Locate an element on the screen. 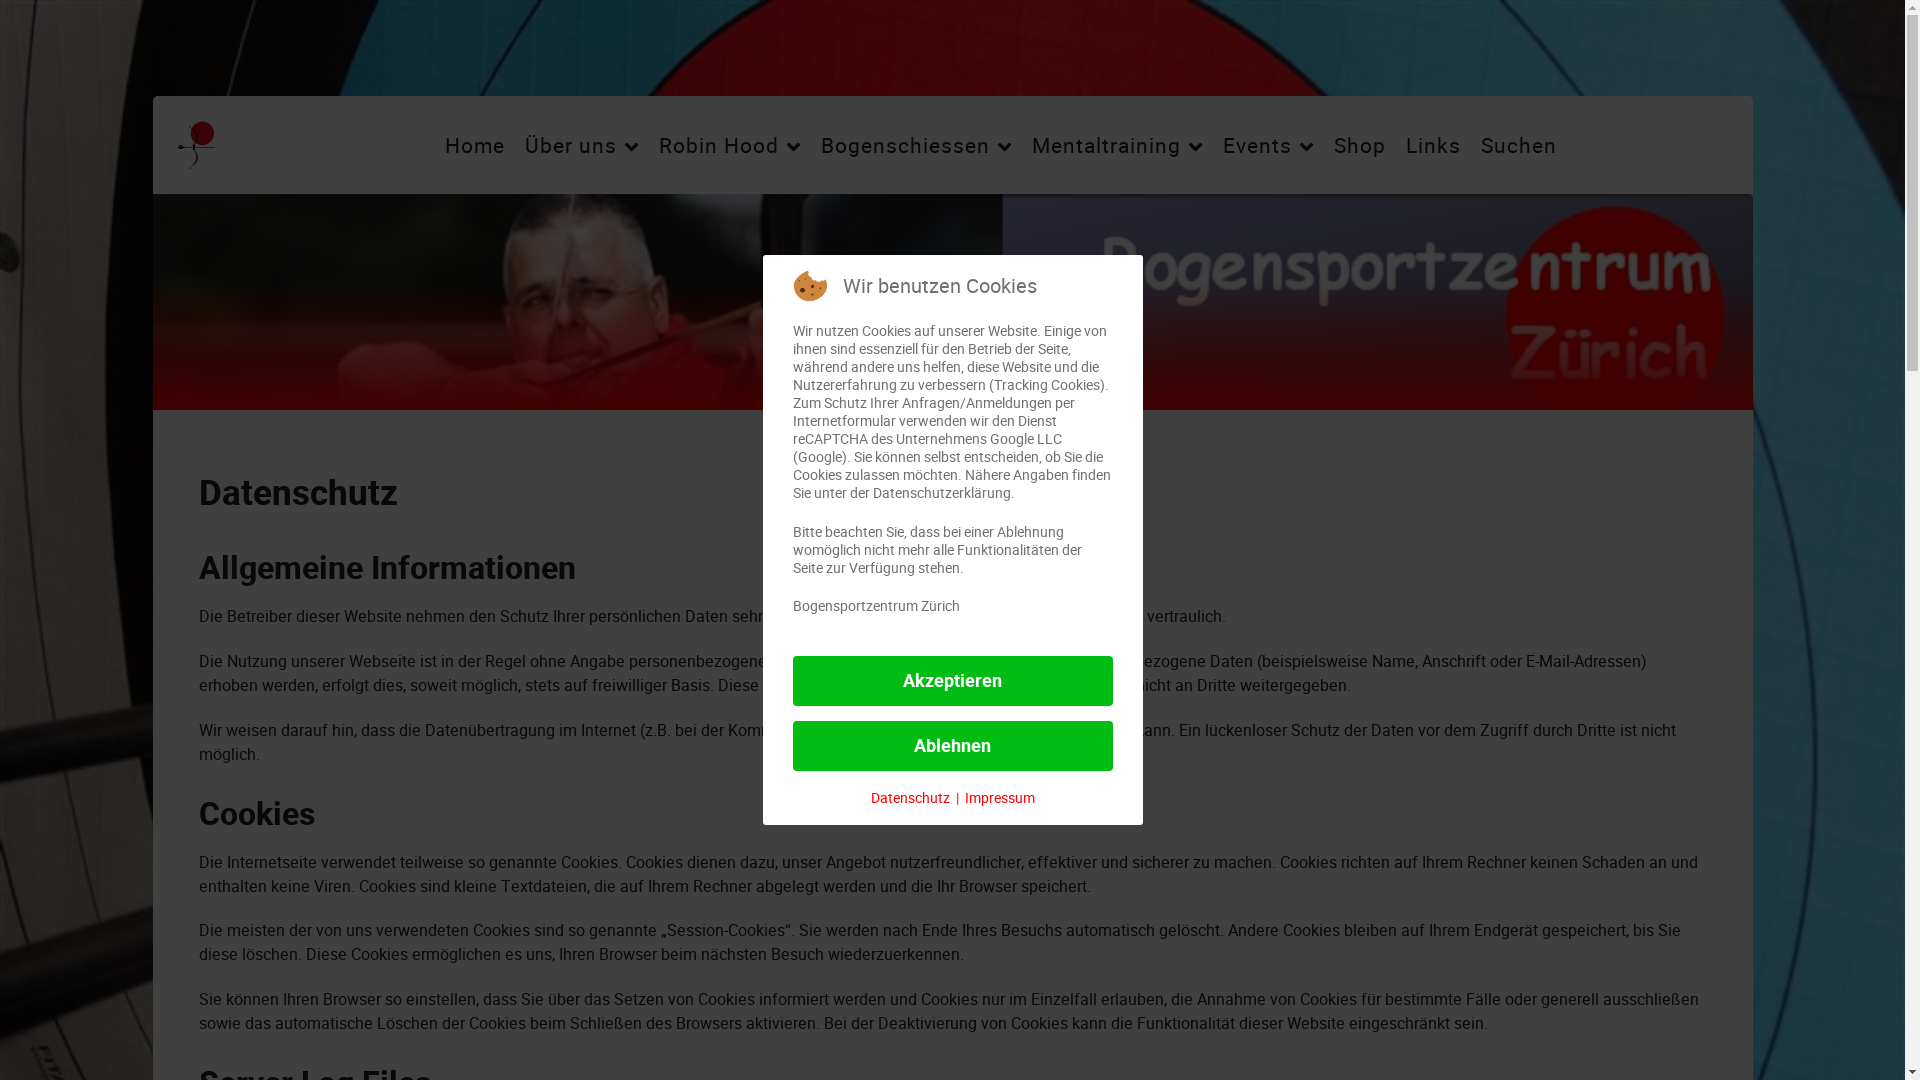 The height and width of the screenshot is (1080, 1920). 'Datenschutz' is located at coordinates (869, 797).